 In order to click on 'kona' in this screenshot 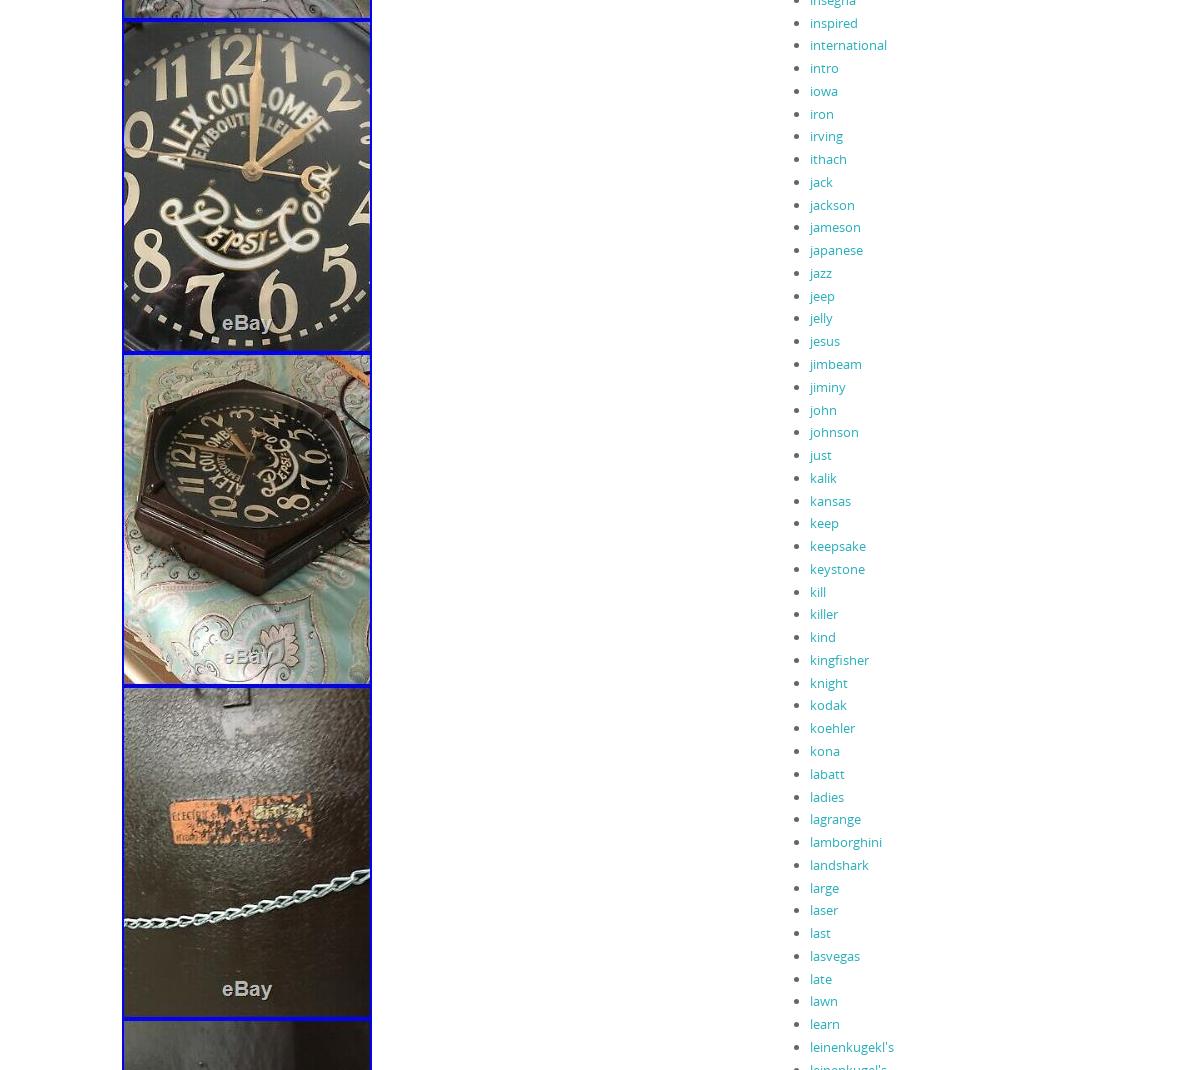, I will do `click(823, 750)`.